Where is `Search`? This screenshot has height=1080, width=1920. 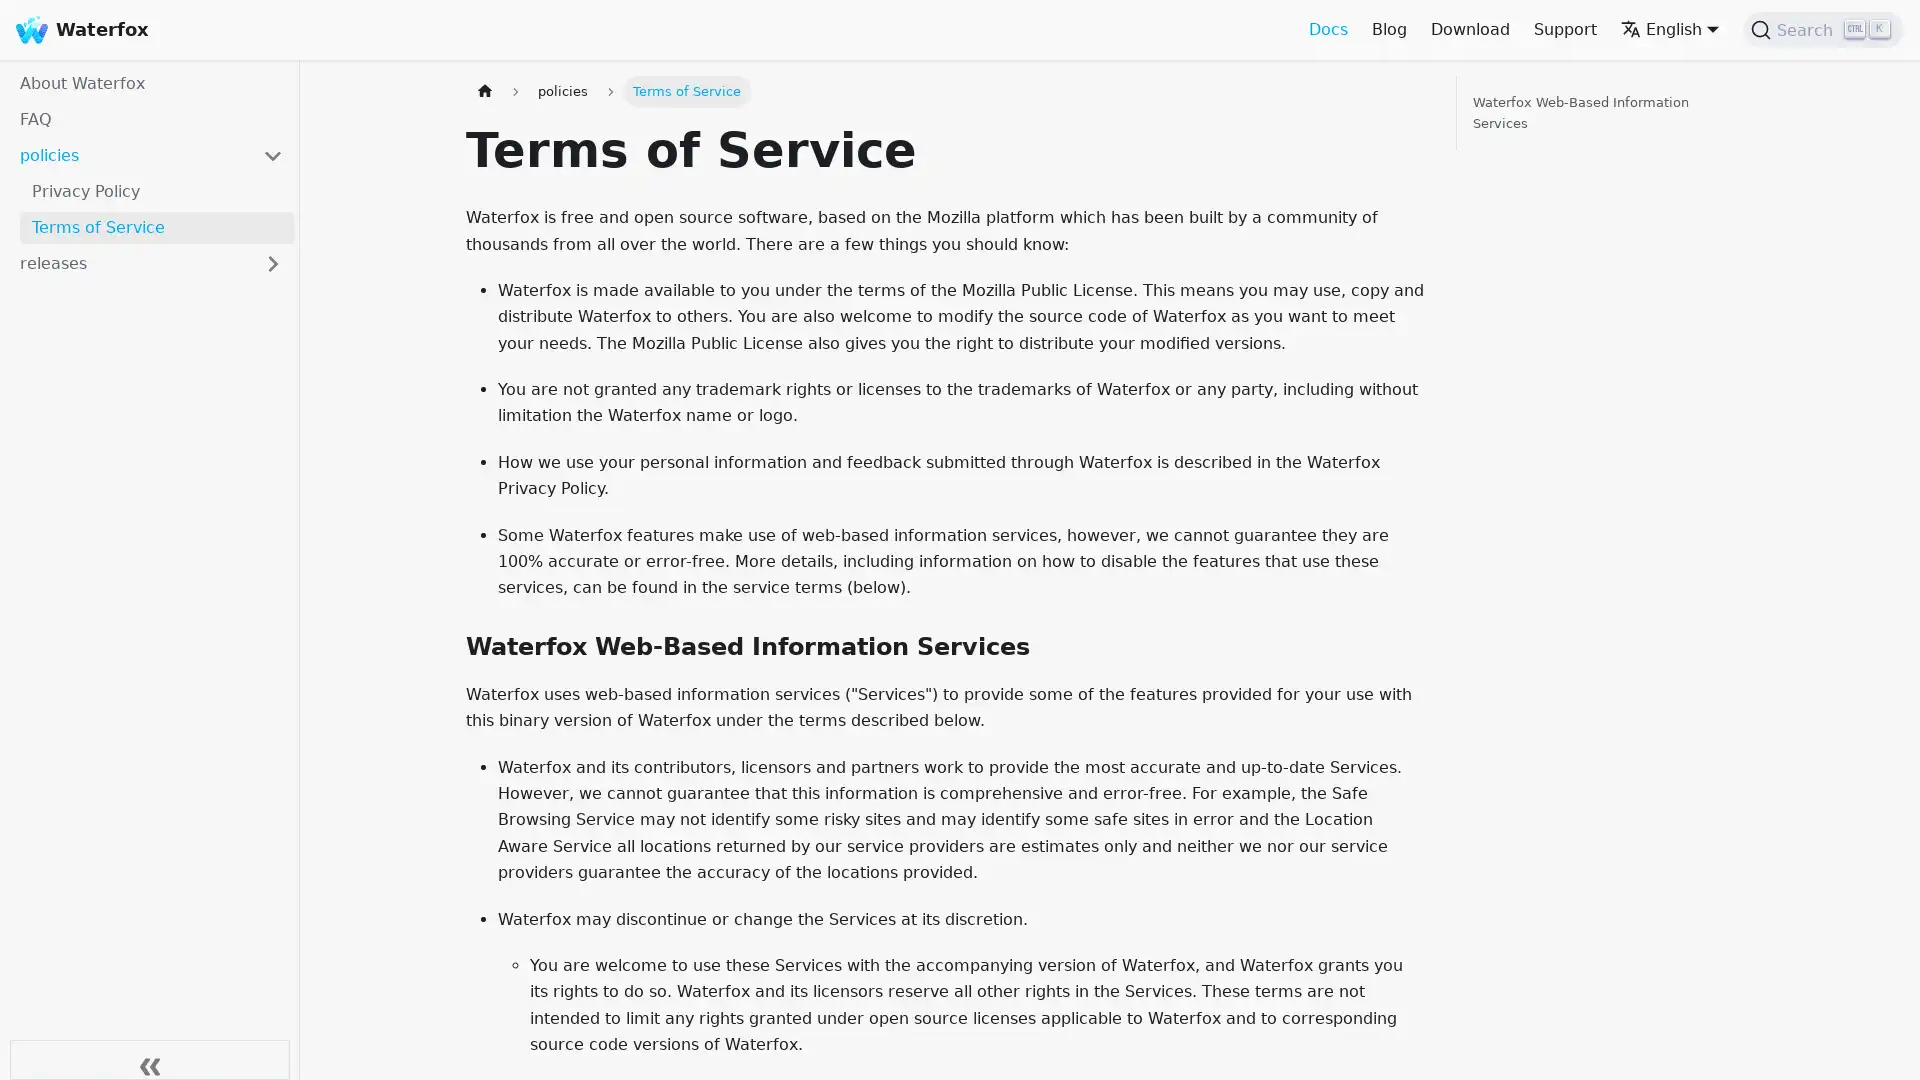
Search is located at coordinates (1823, 30).